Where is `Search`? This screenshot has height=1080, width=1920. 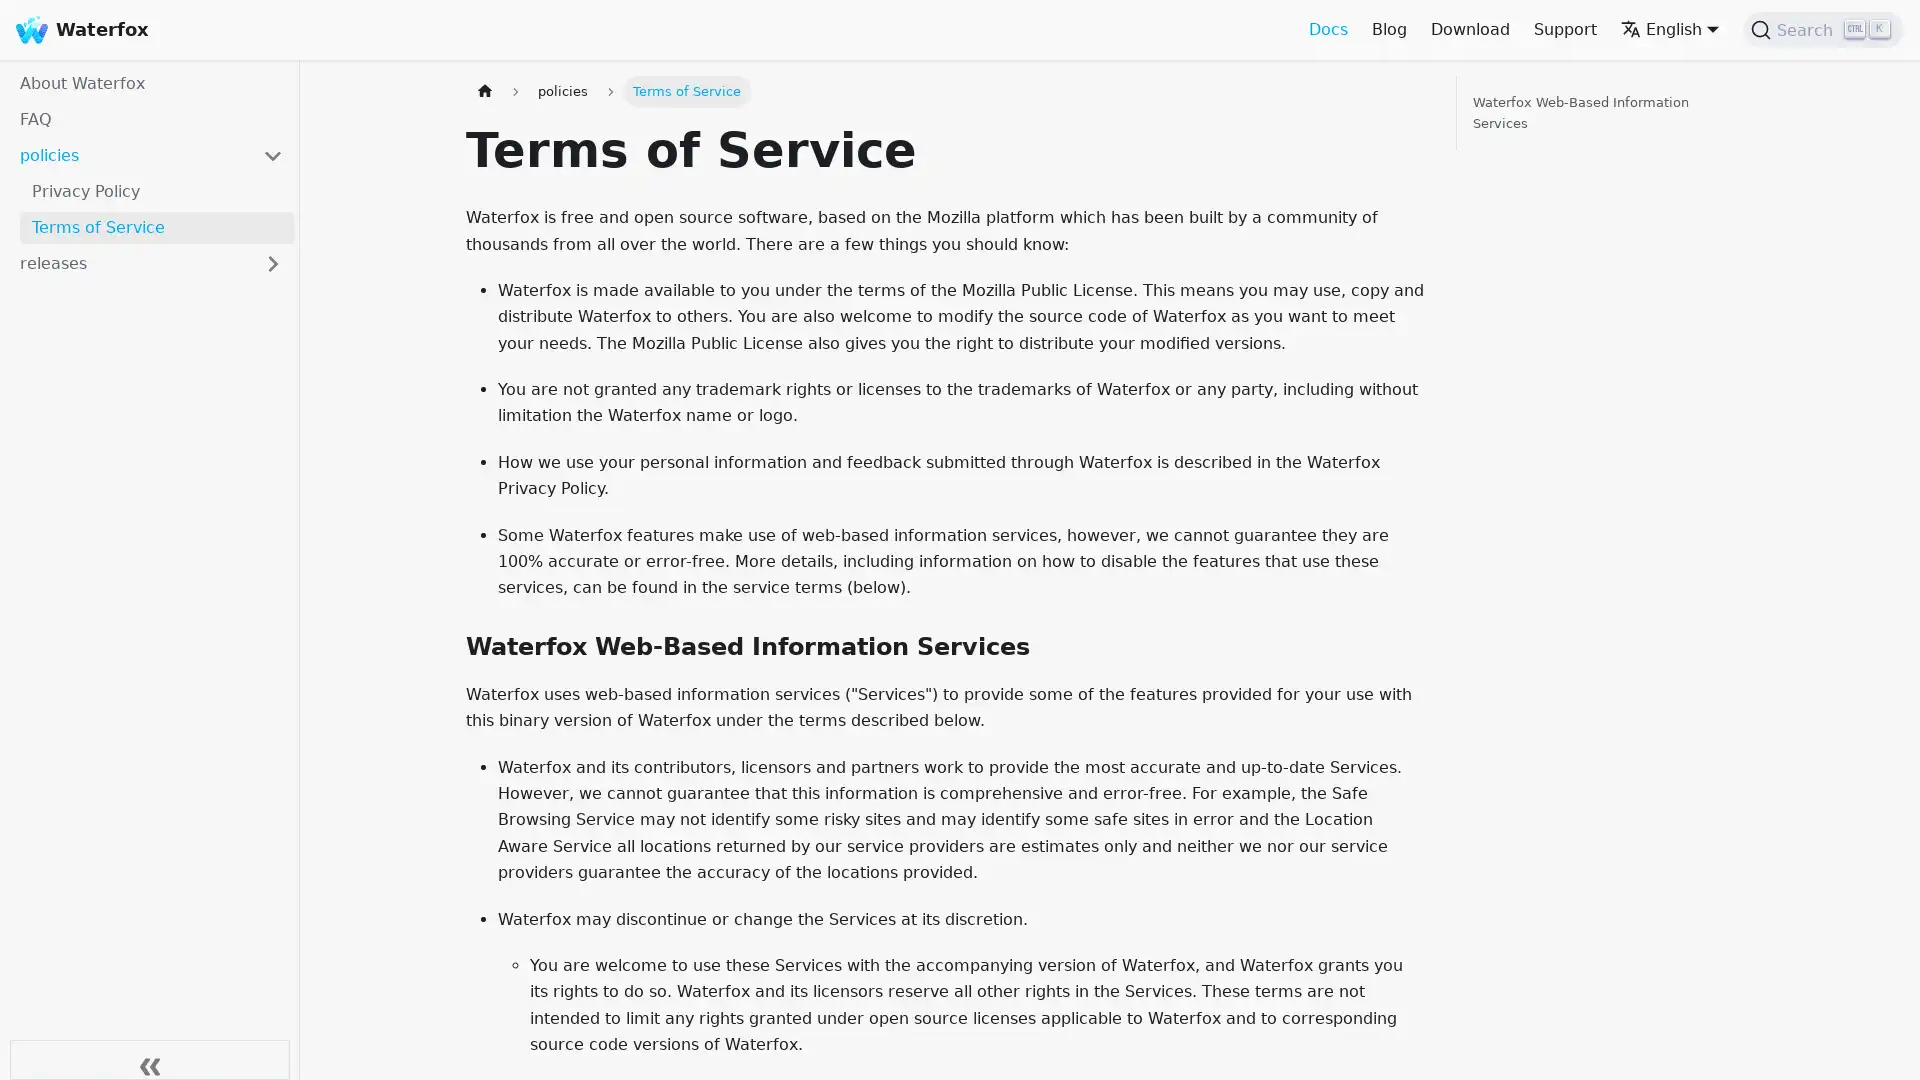
Search is located at coordinates (1823, 30).